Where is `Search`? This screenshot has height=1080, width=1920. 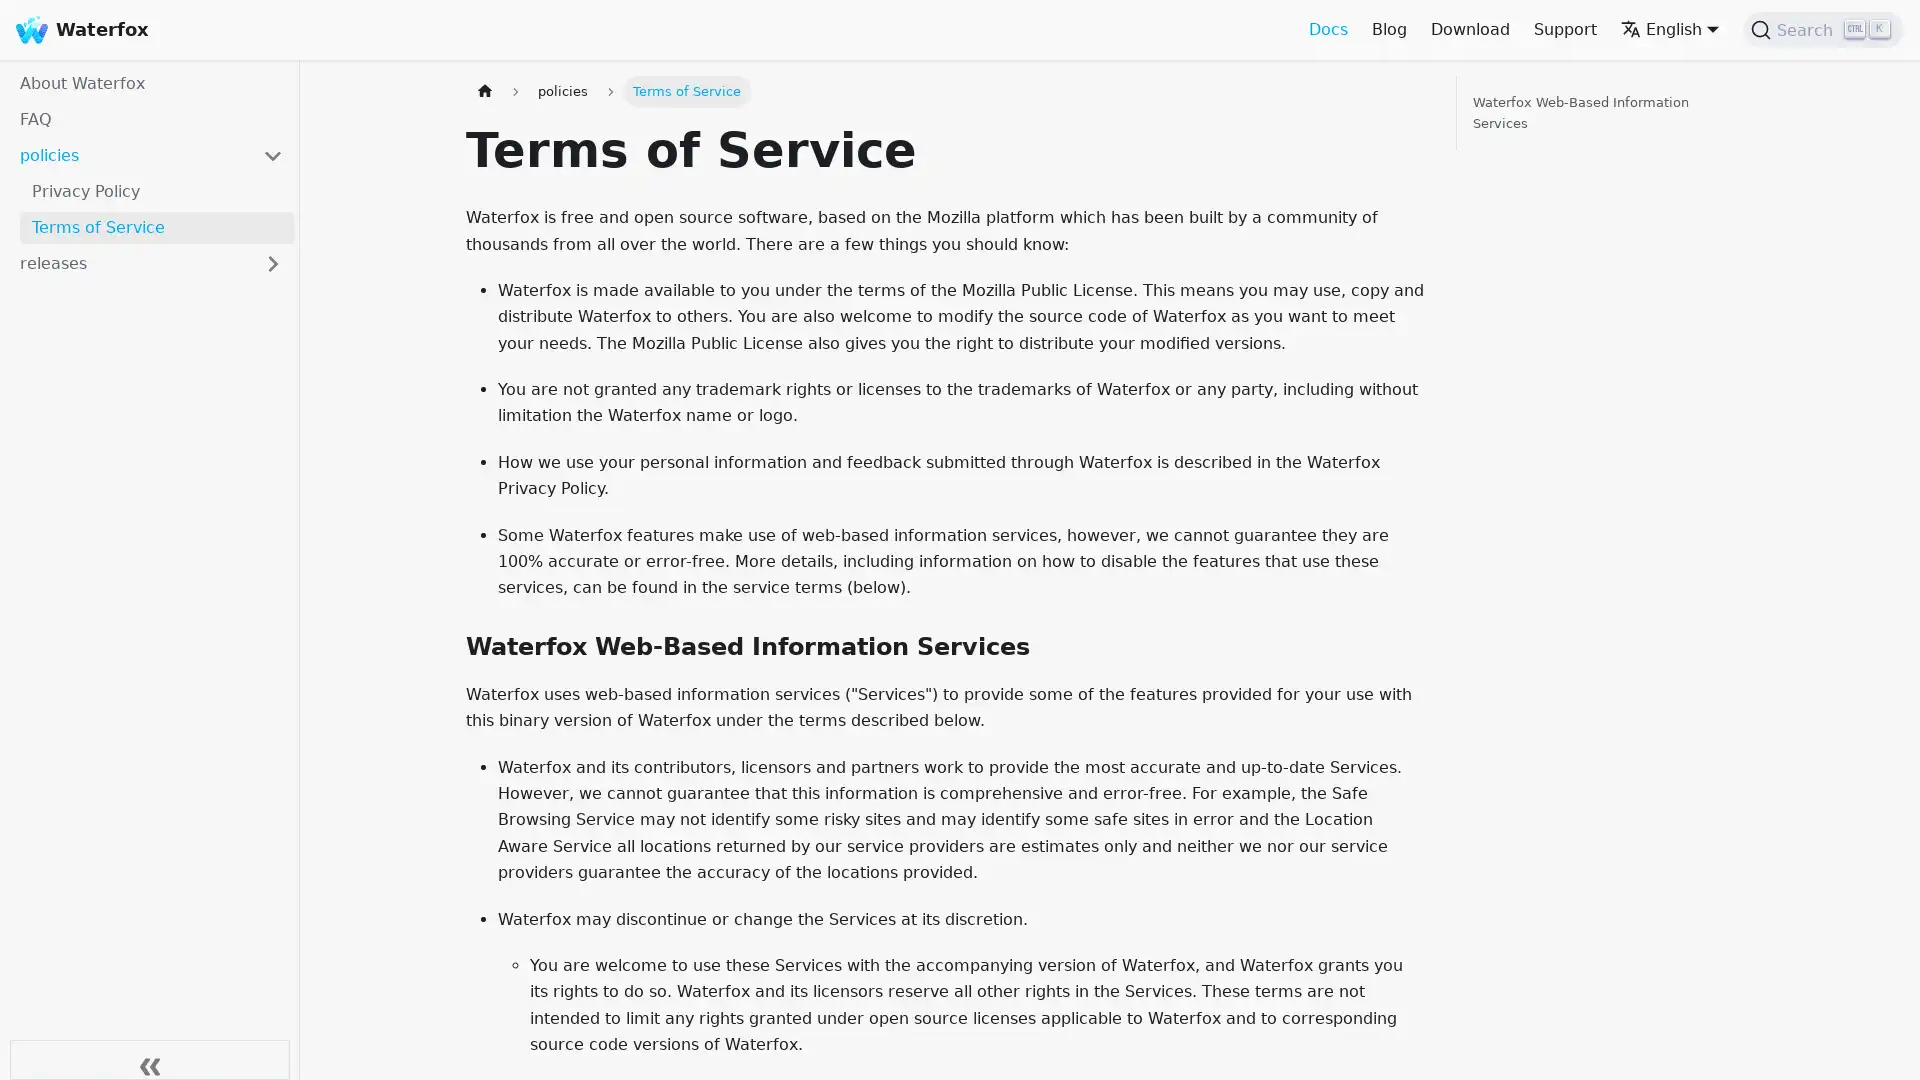
Search is located at coordinates (1823, 30).